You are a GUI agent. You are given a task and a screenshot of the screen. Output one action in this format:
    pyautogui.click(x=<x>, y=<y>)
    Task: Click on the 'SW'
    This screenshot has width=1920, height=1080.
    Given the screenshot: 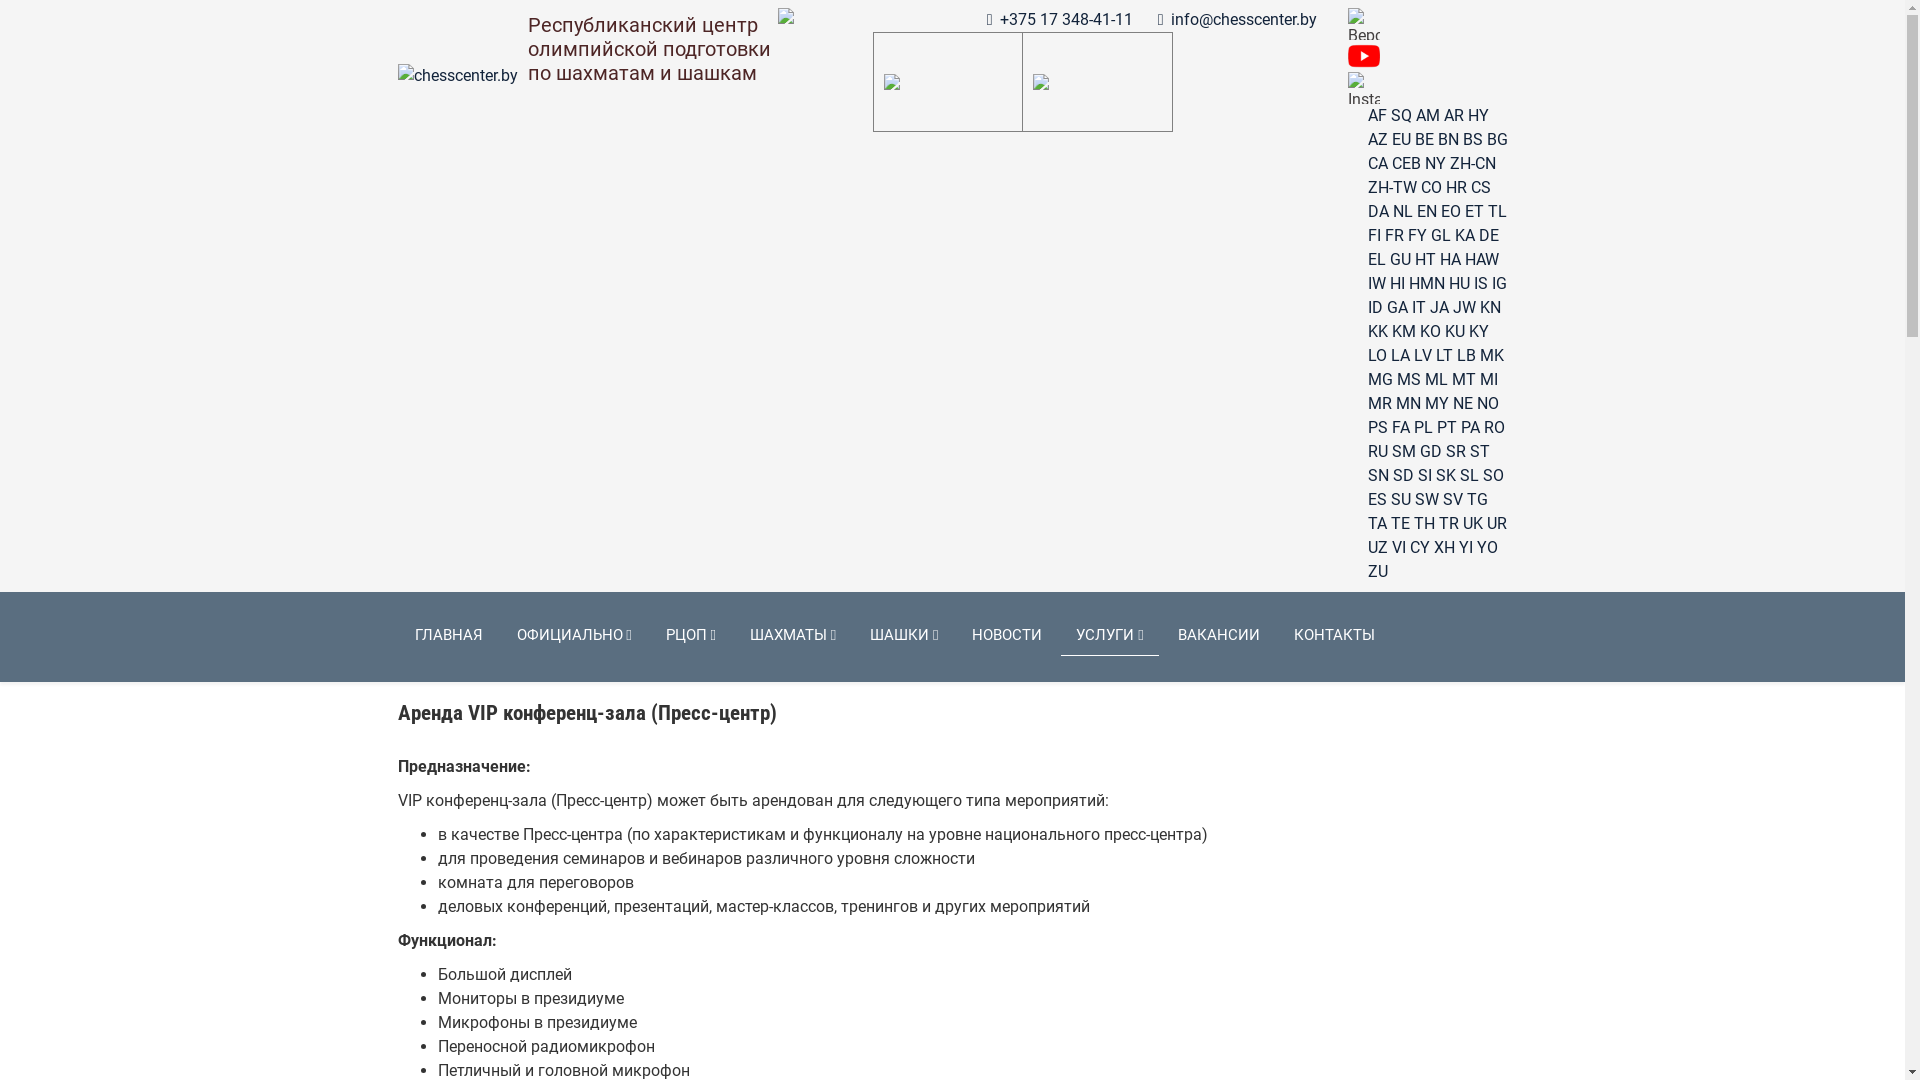 What is the action you would take?
    pyautogui.click(x=1424, y=498)
    